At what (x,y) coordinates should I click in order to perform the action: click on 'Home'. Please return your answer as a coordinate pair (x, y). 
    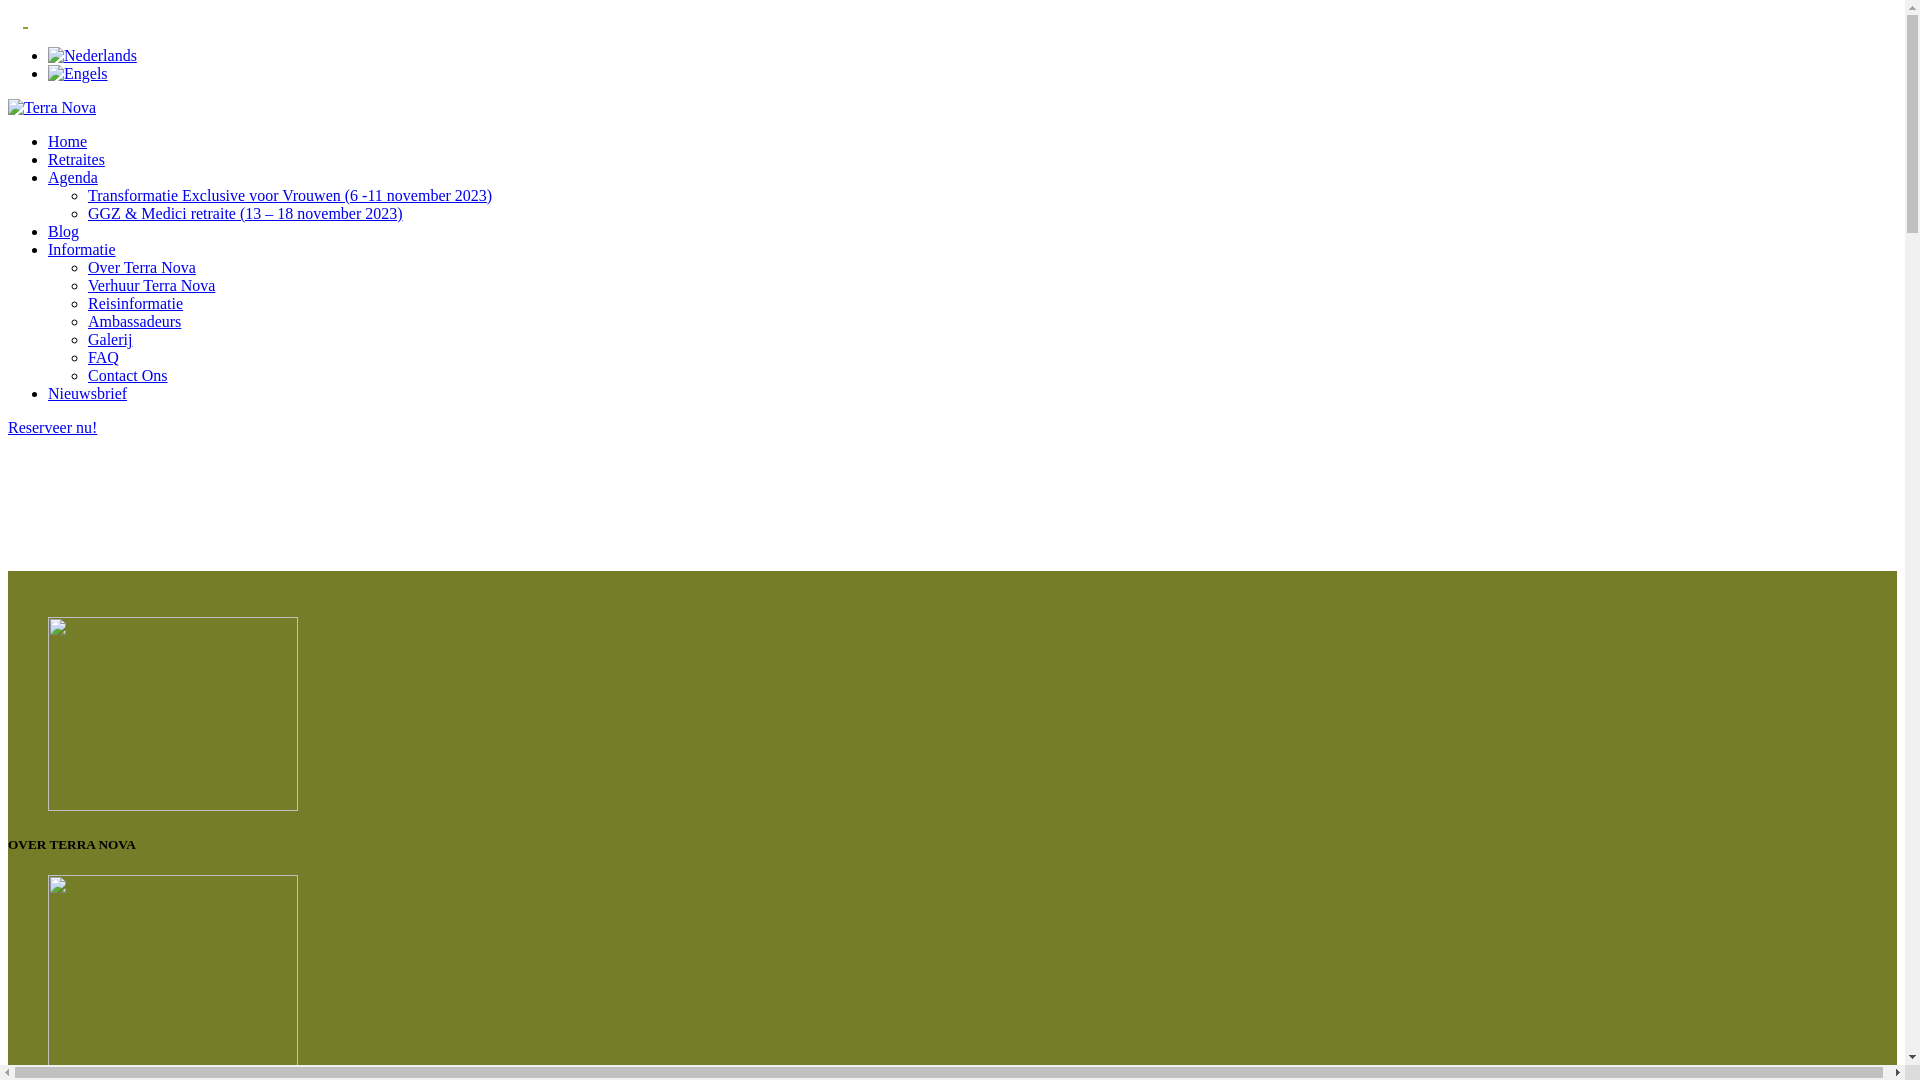
    Looking at the image, I should click on (67, 140).